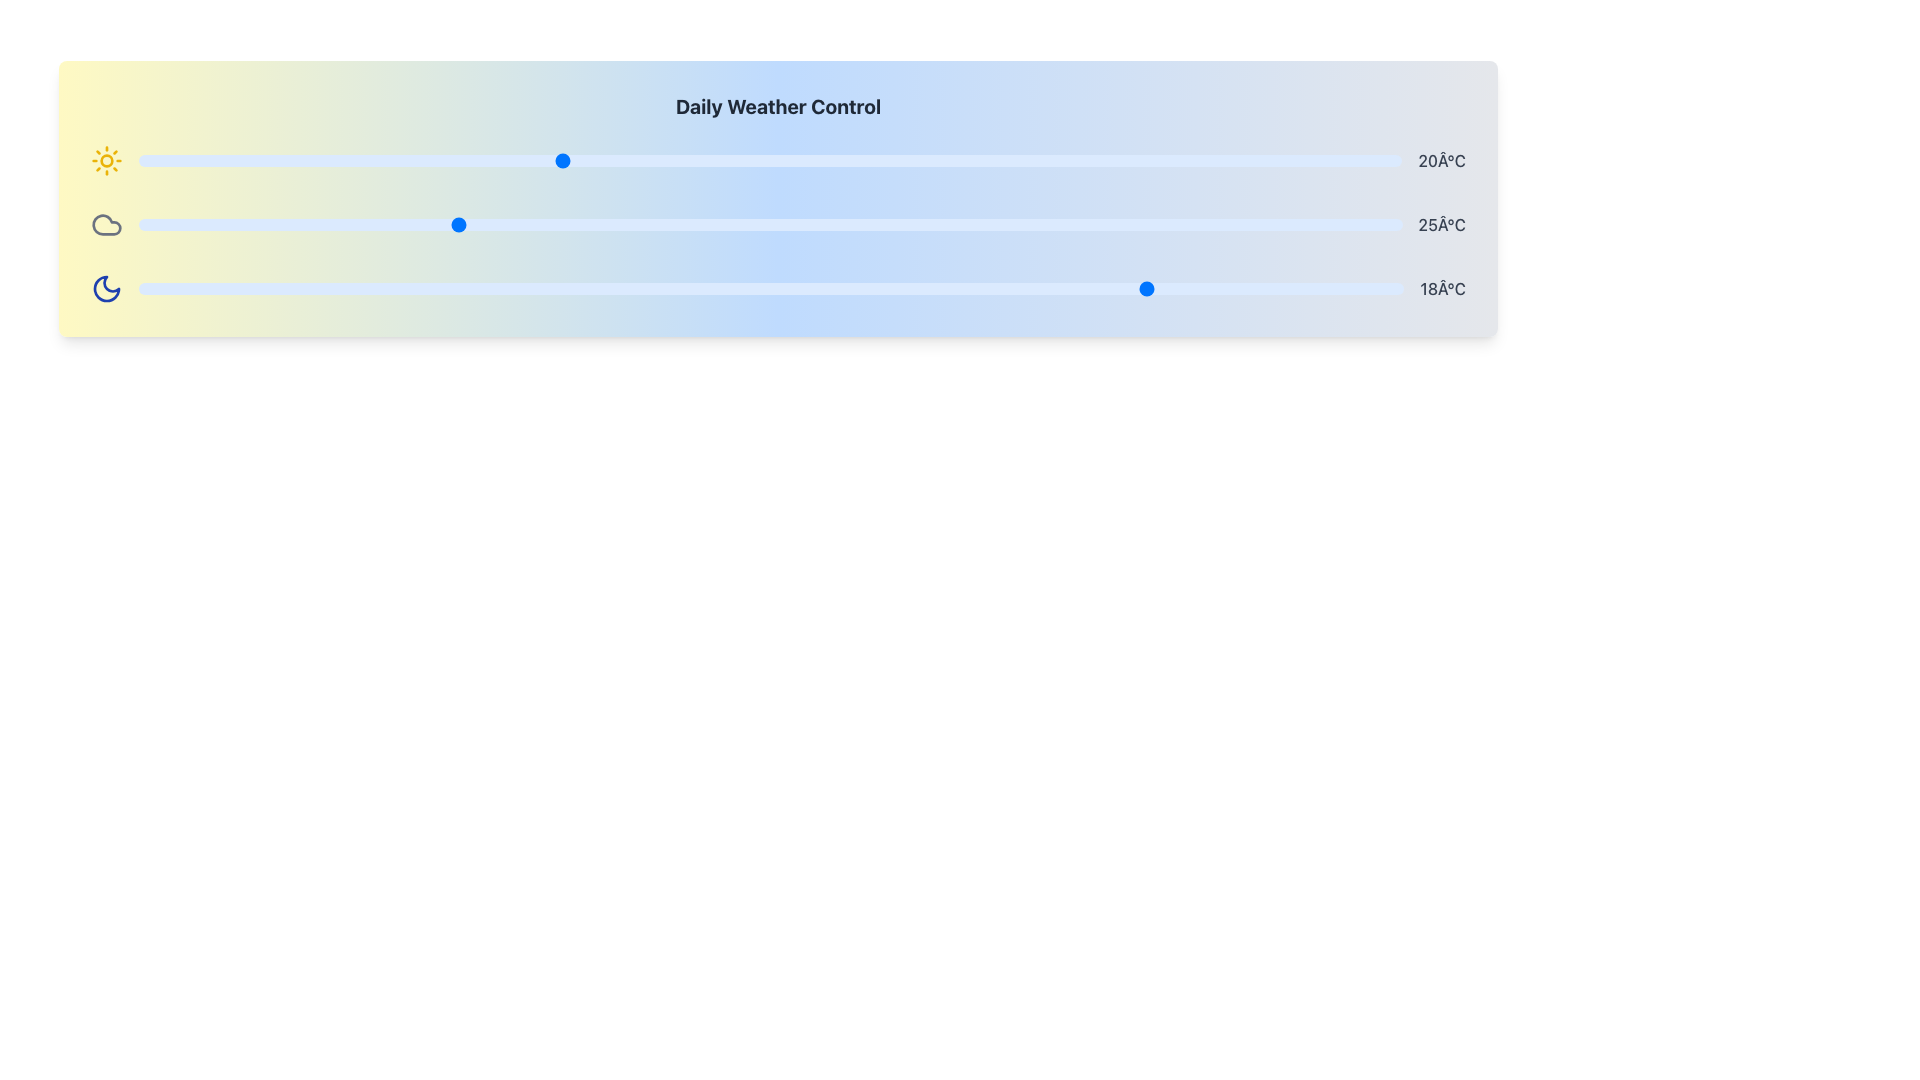 This screenshot has width=1920, height=1080. What do you see at coordinates (264, 289) in the screenshot?
I see `the temperature slider` at bounding box center [264, 289].